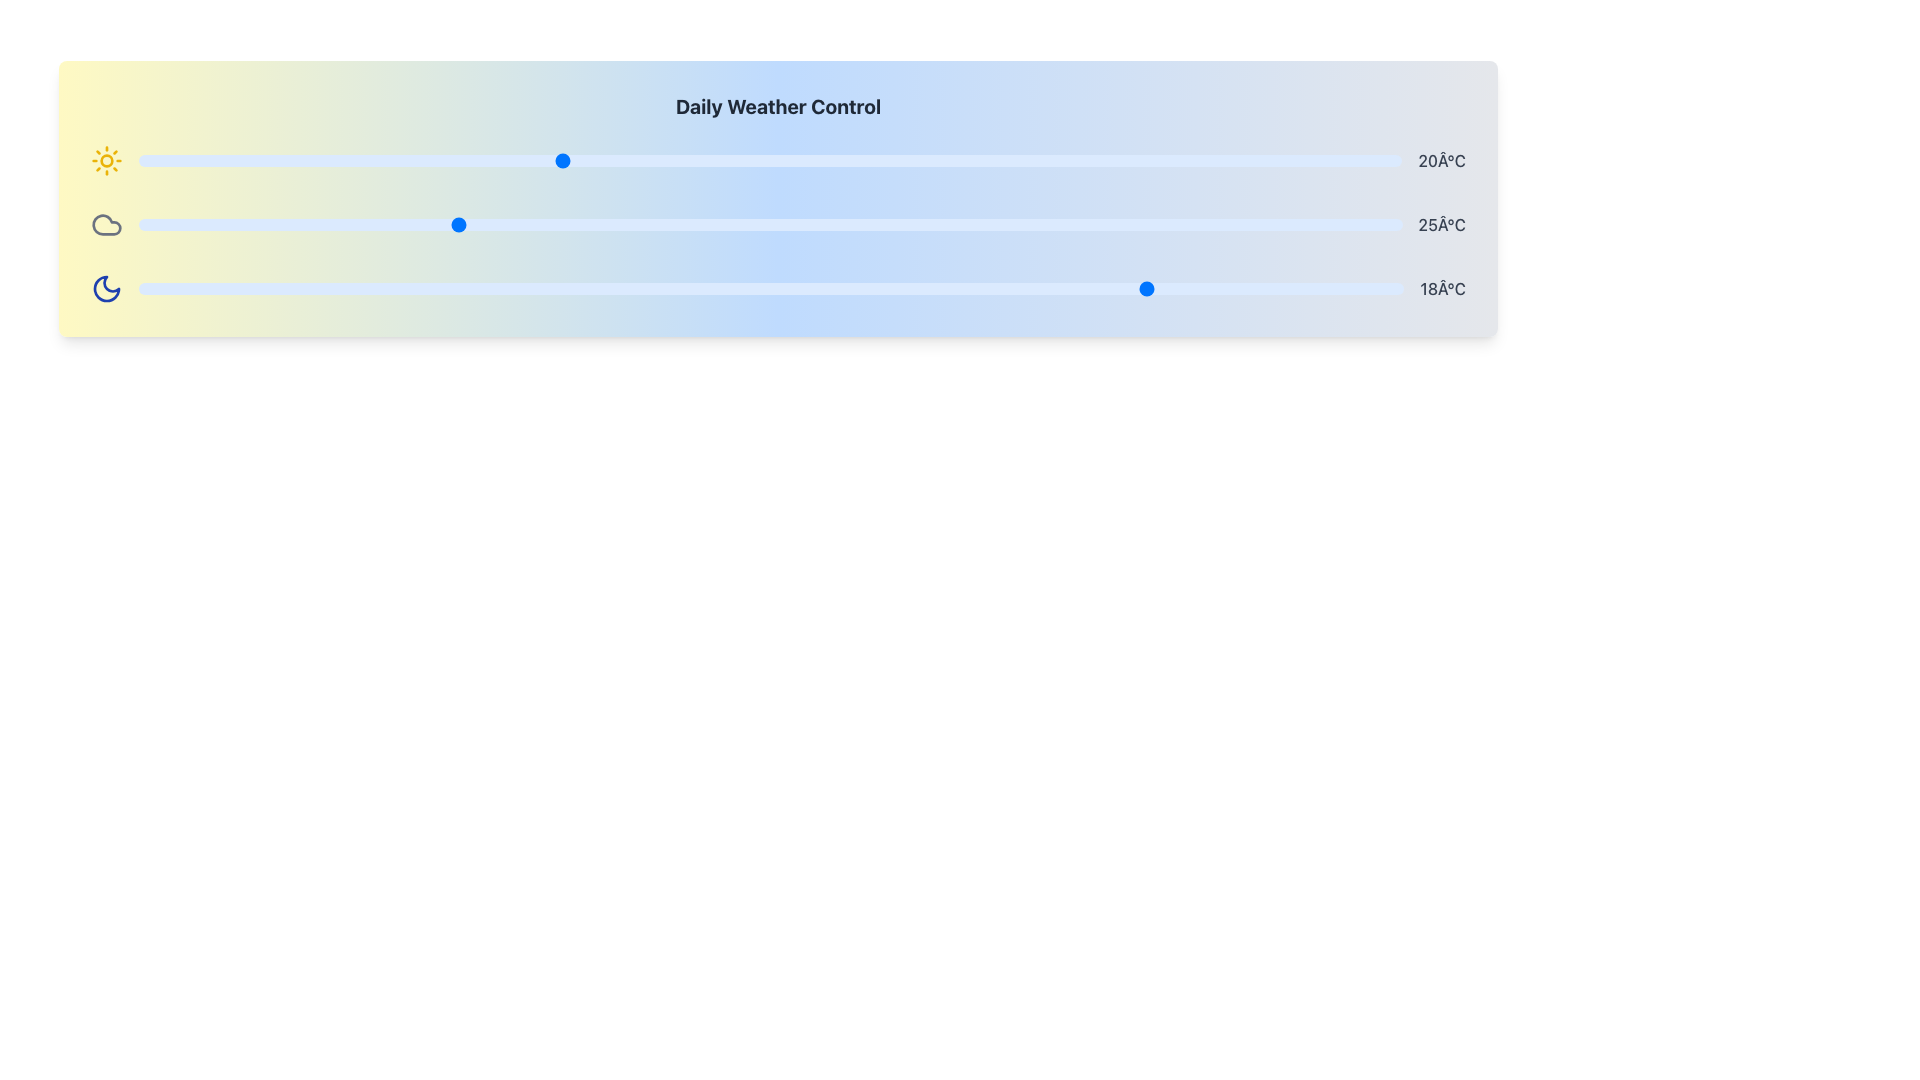 This screenshot has width=1920, height=1080. What do you see at coordinates (264, 289) in the screenshot?
I see `the temperature slider` at bounding box center [264, 289].